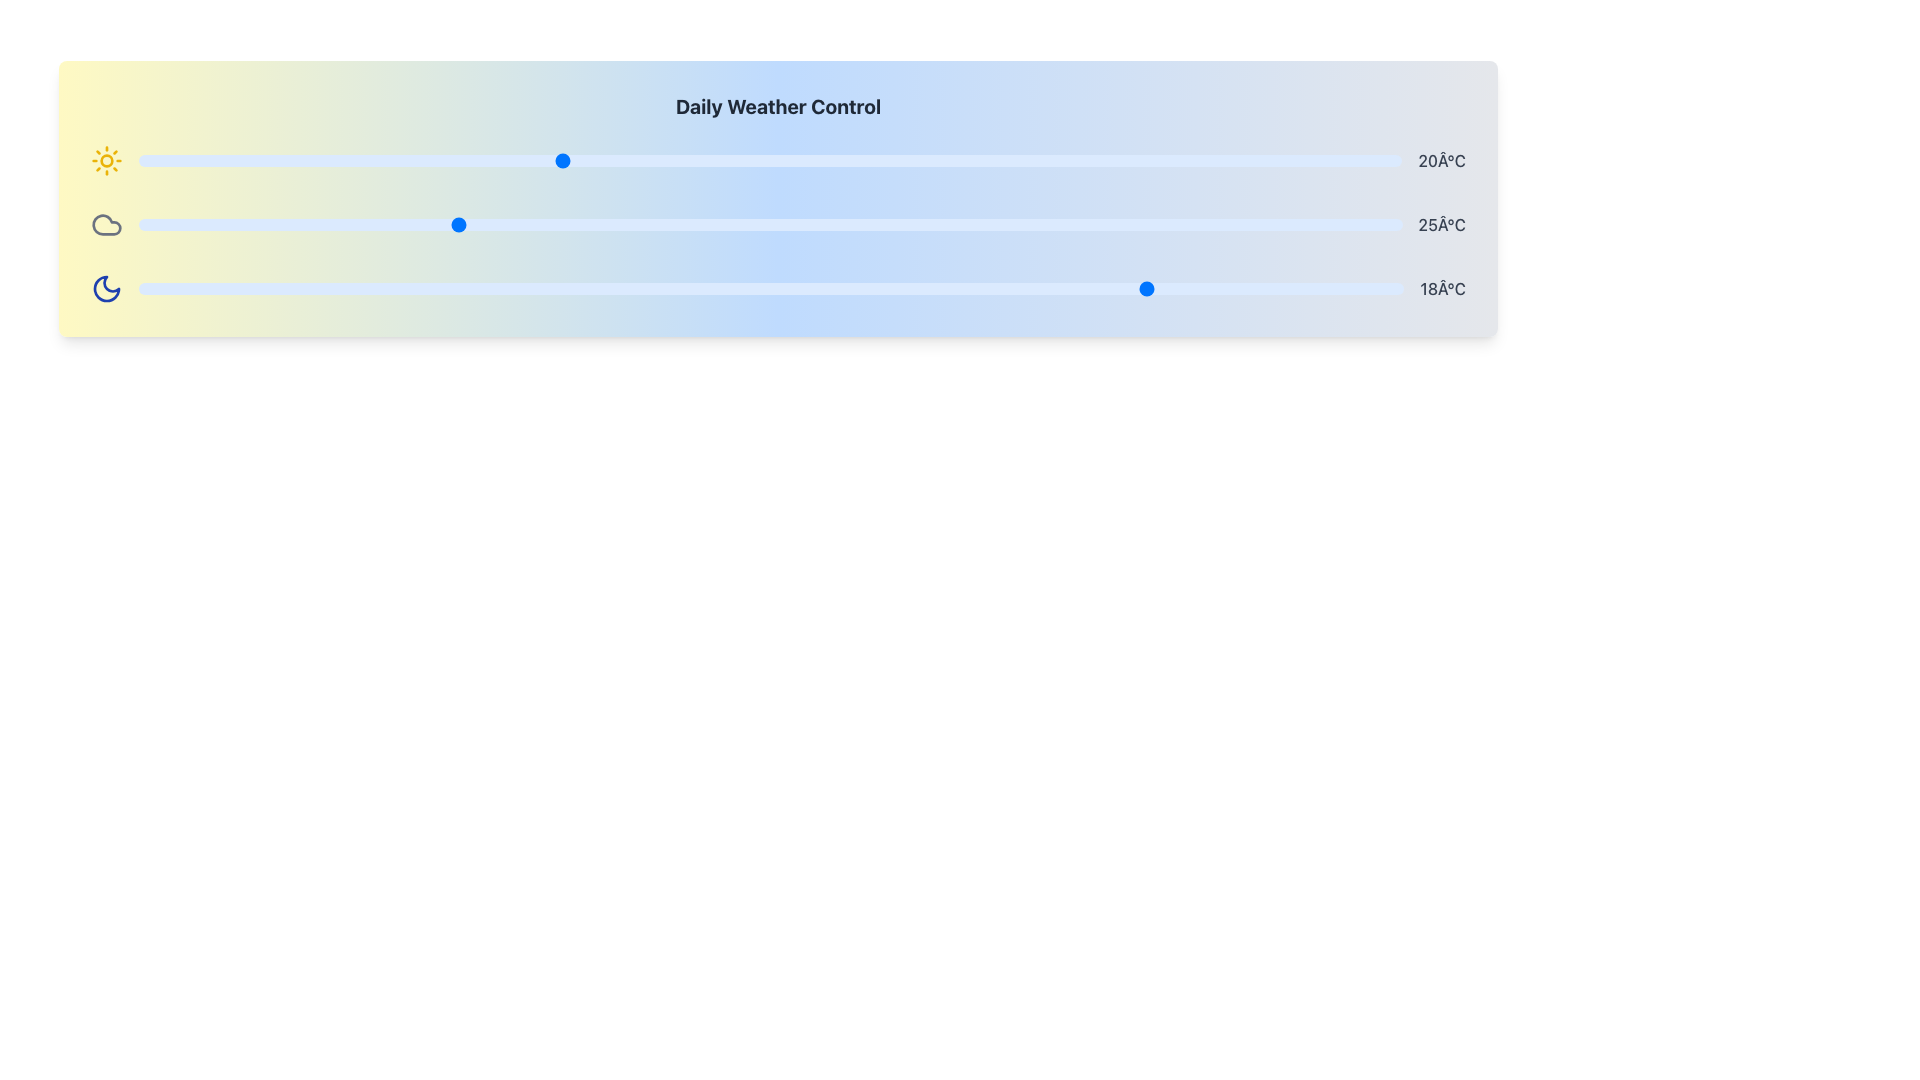 This screenshot has width=1920, height=1080. What do you see at coordinates (264, 289) in the screenshot?
I see `the temperature slider` at bounding box center [264, 289].